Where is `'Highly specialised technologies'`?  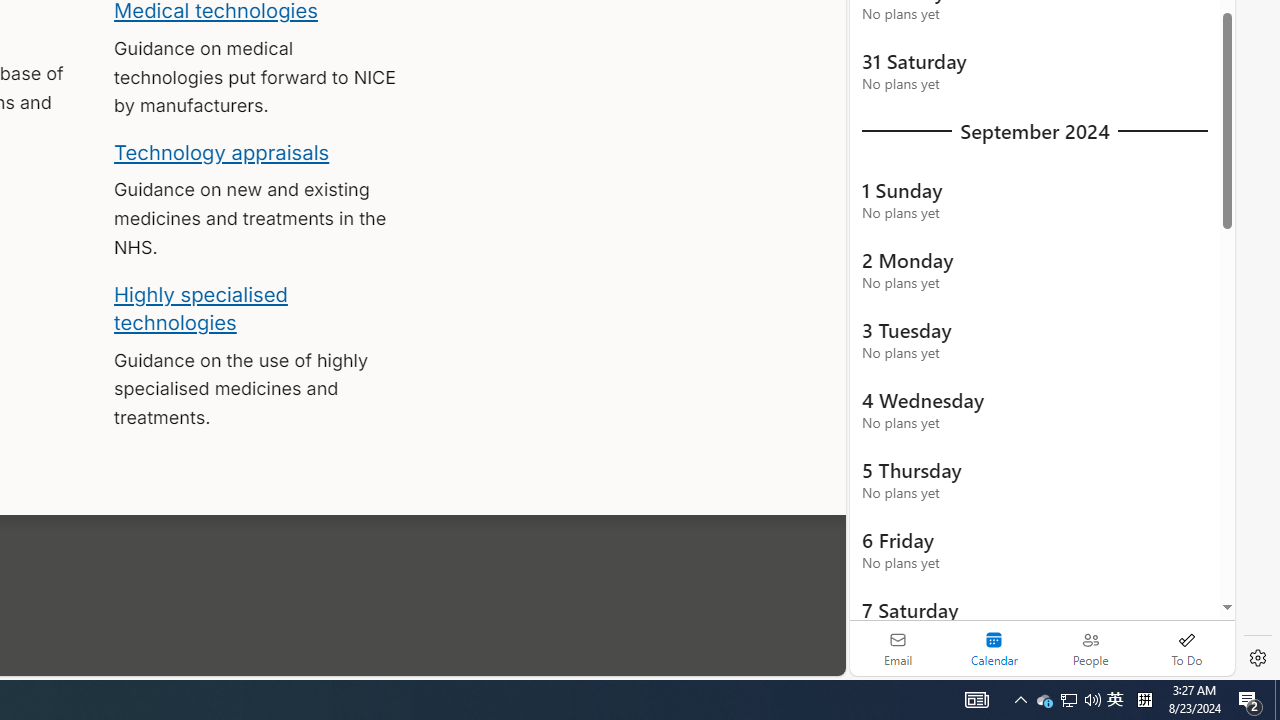 'Highly specialised technologies' is located at coordinates (200, 308).